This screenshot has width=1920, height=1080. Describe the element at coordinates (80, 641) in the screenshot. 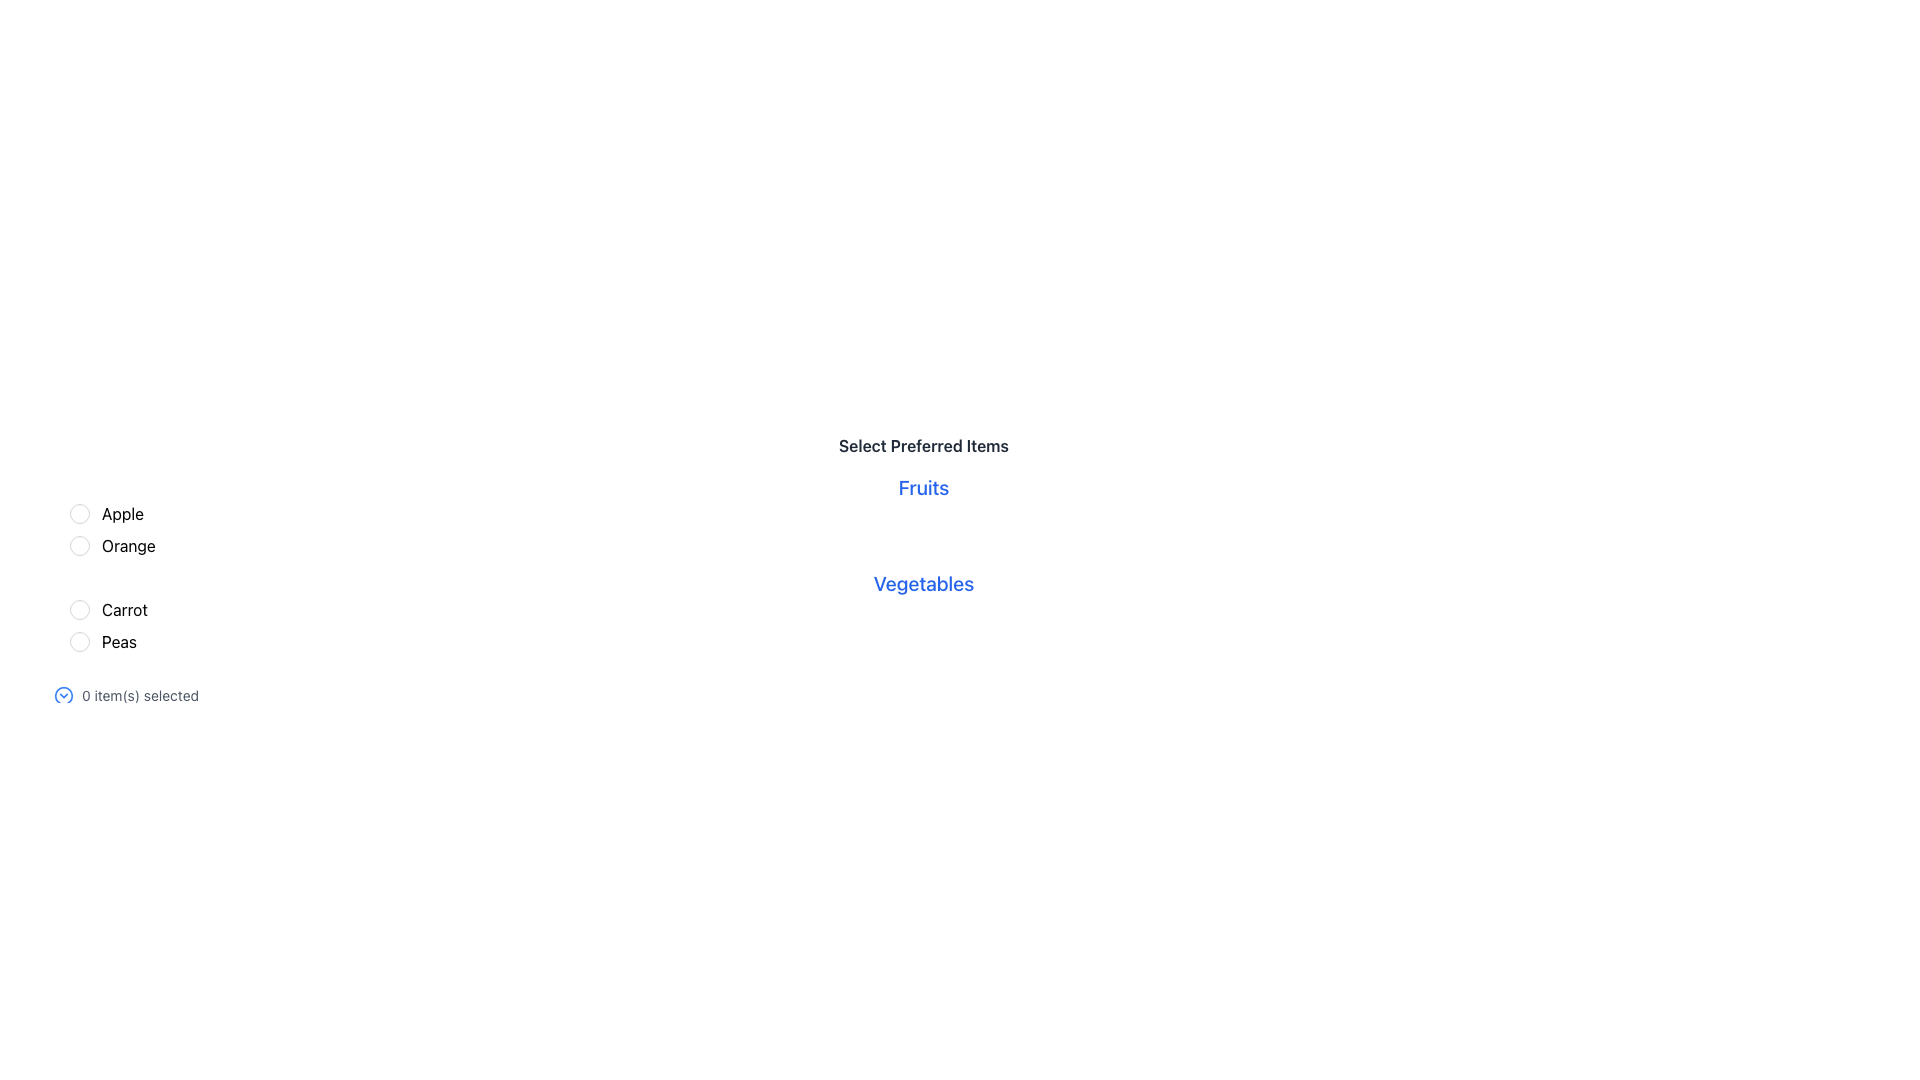

I see `the radio button with a white fill and gray border located to the left of the text 'Peas'` at that location.